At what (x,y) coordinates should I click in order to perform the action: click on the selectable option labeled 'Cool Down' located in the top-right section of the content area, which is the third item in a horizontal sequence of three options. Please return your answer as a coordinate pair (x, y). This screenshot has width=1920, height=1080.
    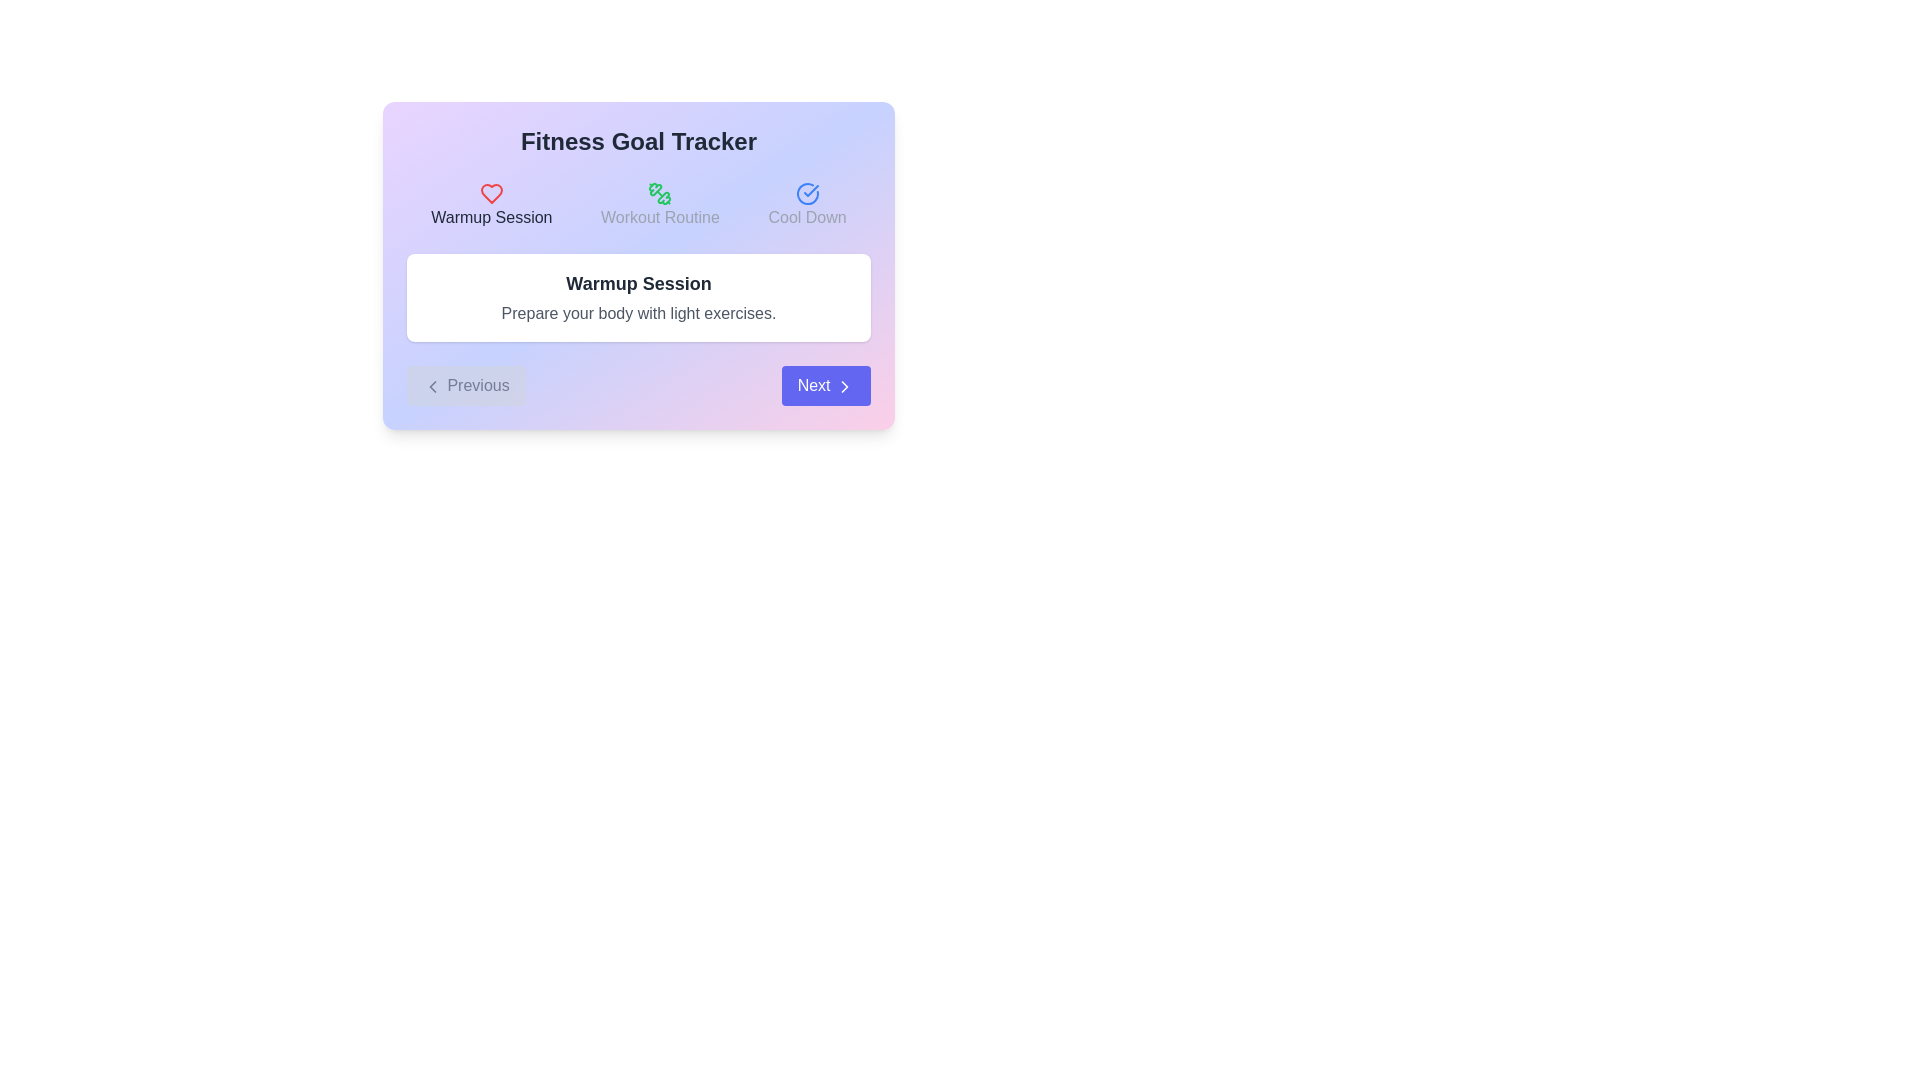
    Looking at the image, I should click on (807, 205).